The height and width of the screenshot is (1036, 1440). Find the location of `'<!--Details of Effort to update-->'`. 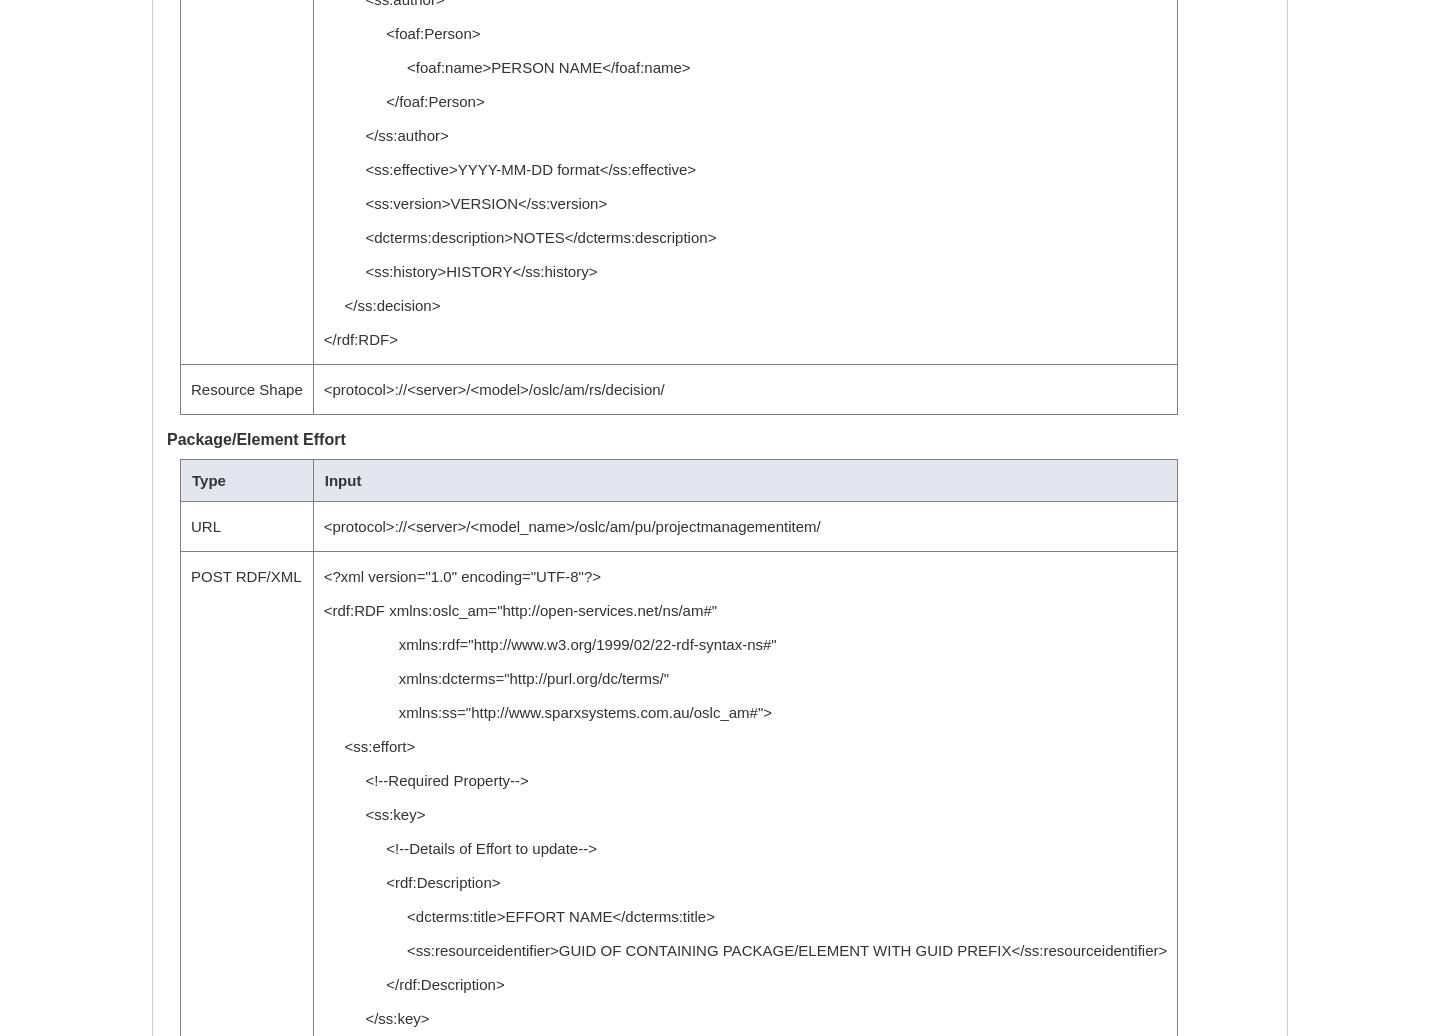

'<!--Details of Effort to update-->' is located at coordinates (459, 848).